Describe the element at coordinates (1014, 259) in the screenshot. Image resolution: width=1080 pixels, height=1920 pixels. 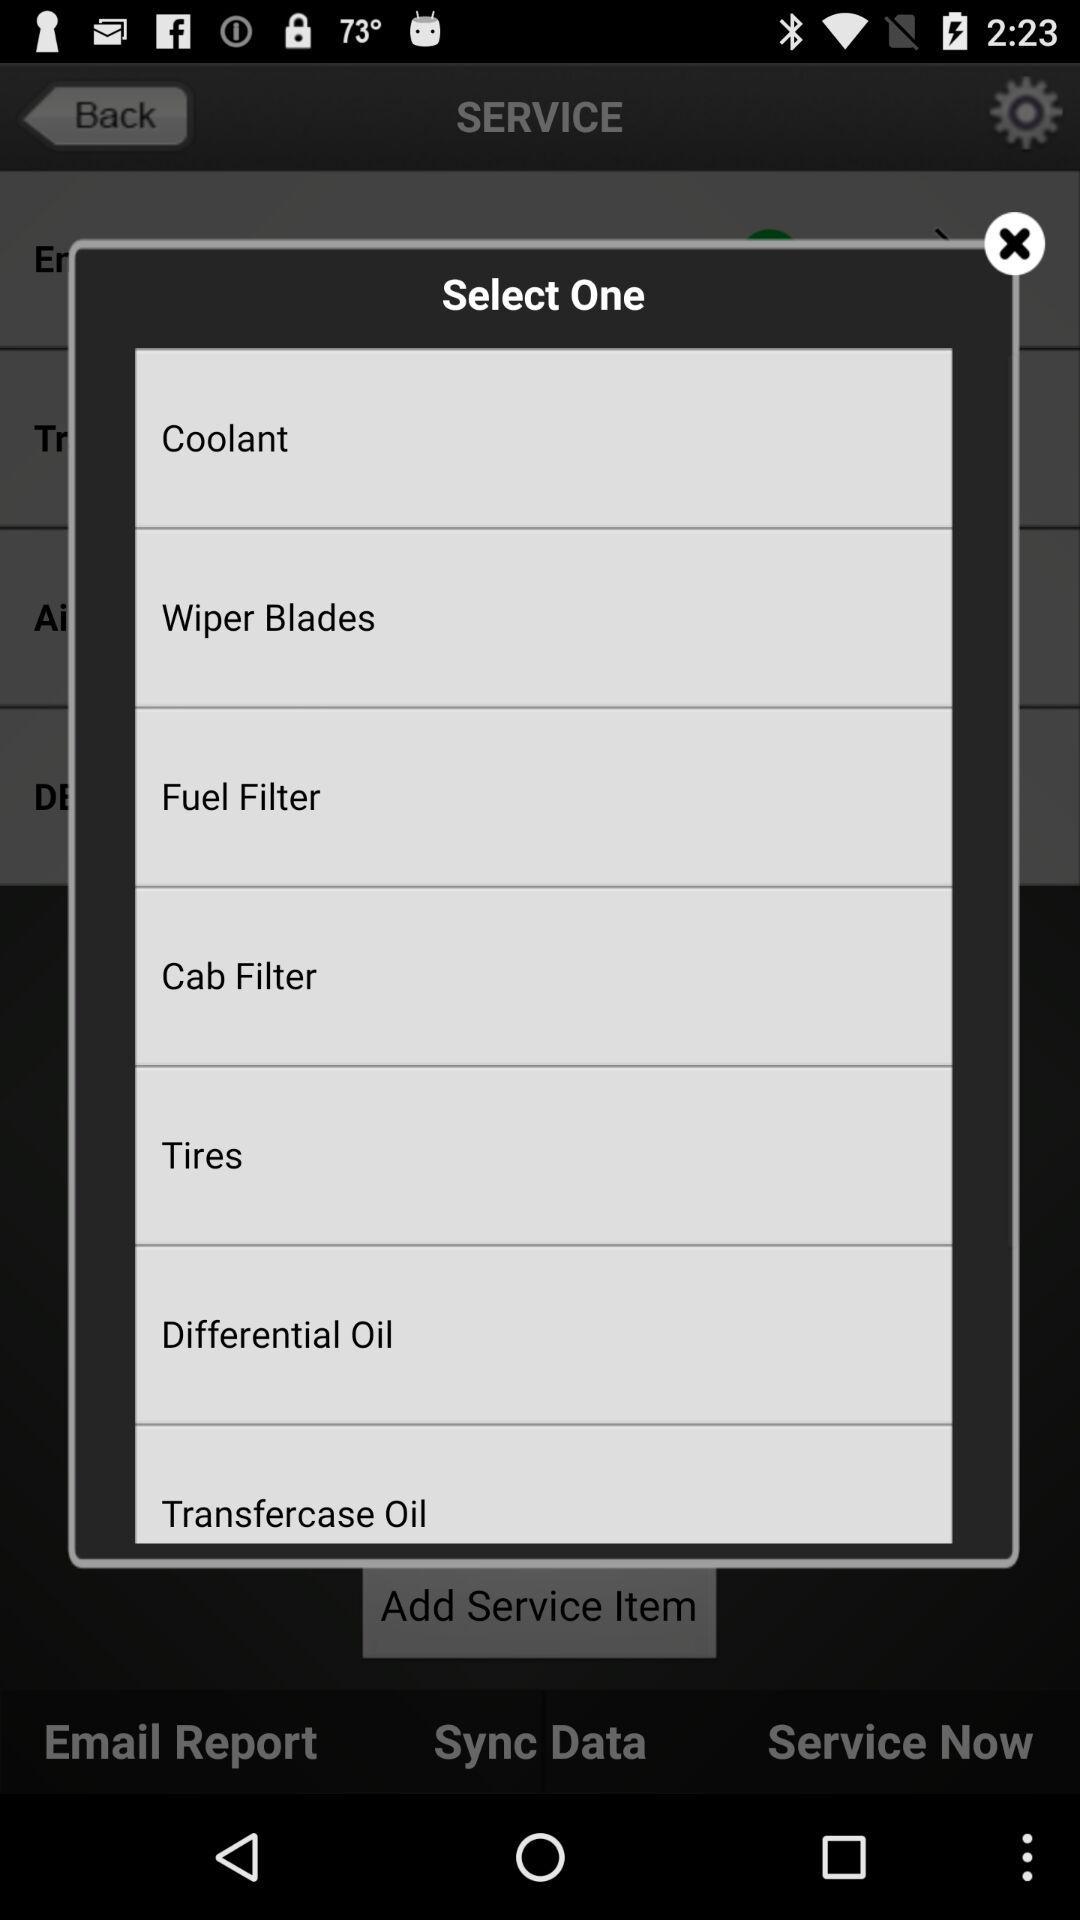
I see `the close icon` at that location.